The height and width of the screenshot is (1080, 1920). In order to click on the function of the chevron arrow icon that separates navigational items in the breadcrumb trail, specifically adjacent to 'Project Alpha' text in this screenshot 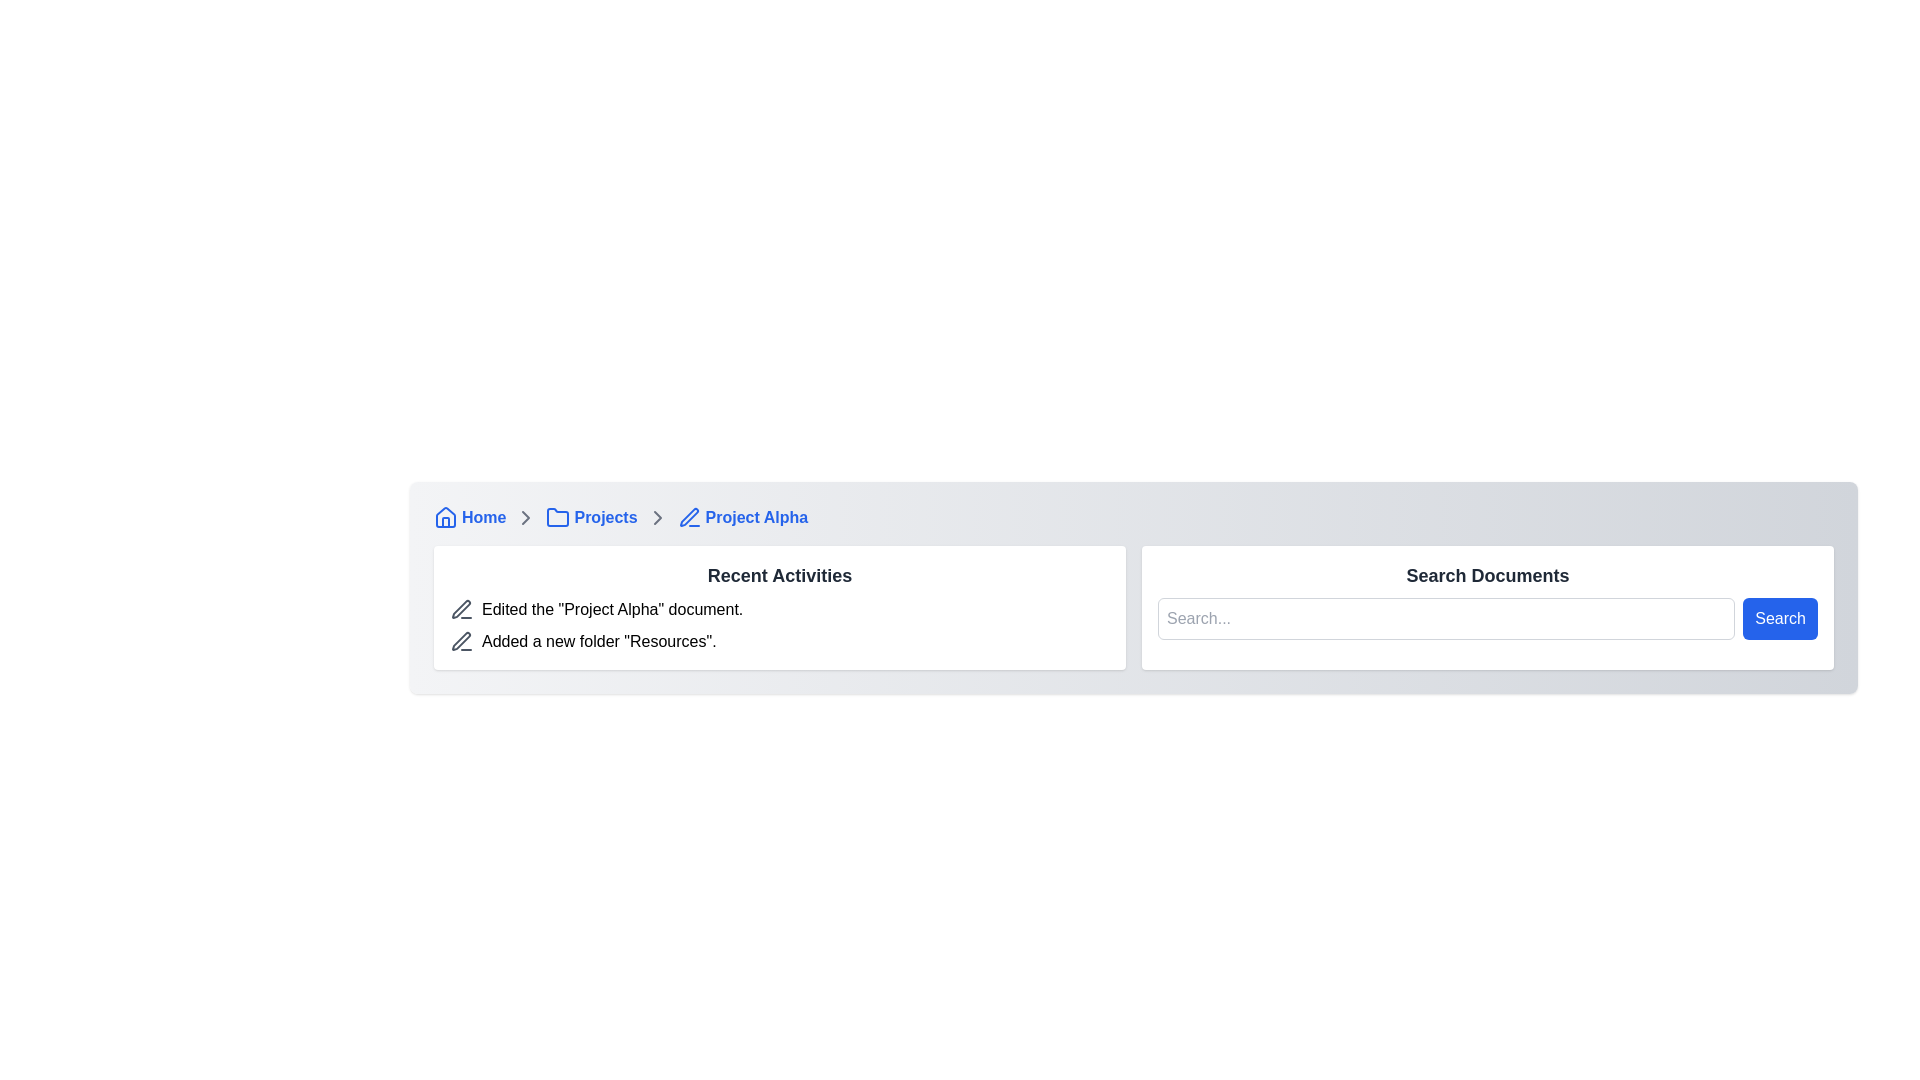, I will do `click(657, 516)`.